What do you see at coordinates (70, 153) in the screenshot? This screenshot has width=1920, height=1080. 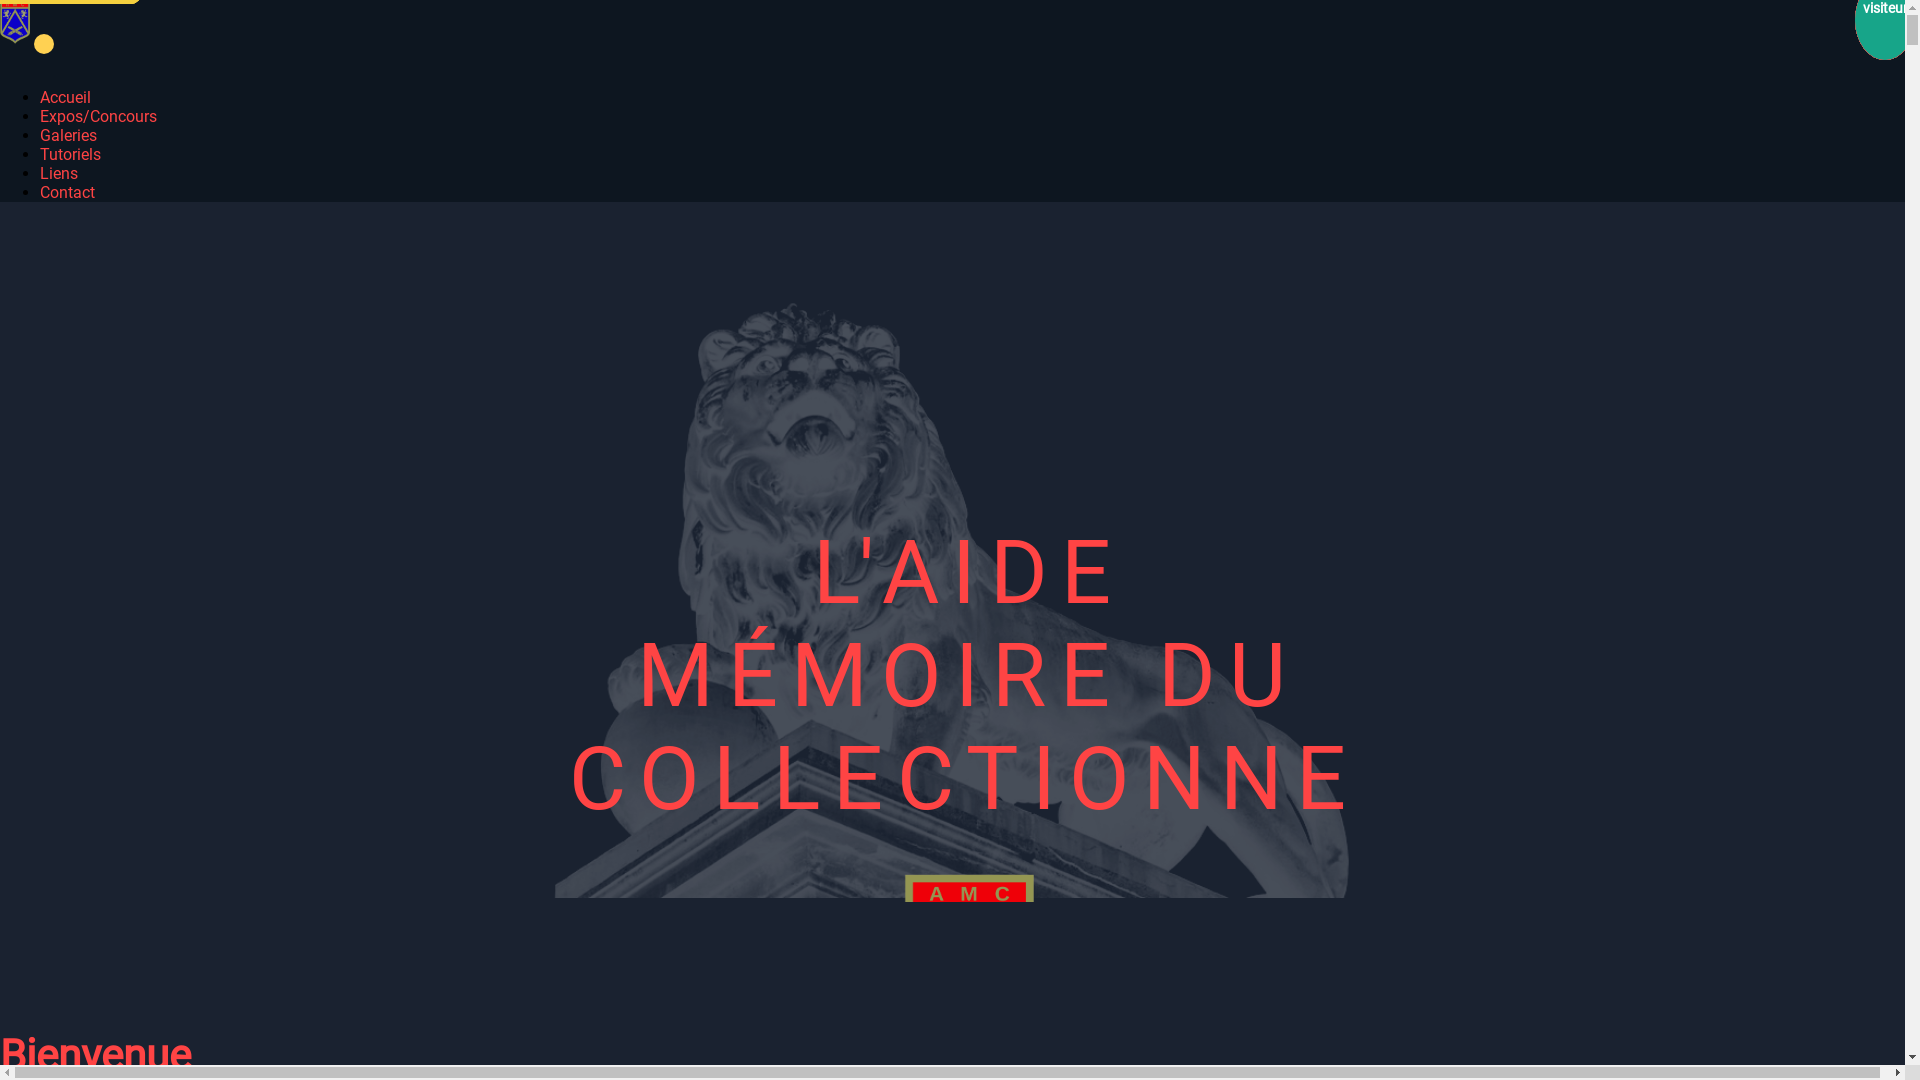 I see `'Tutoriels'` at bounding box center [70, 153].